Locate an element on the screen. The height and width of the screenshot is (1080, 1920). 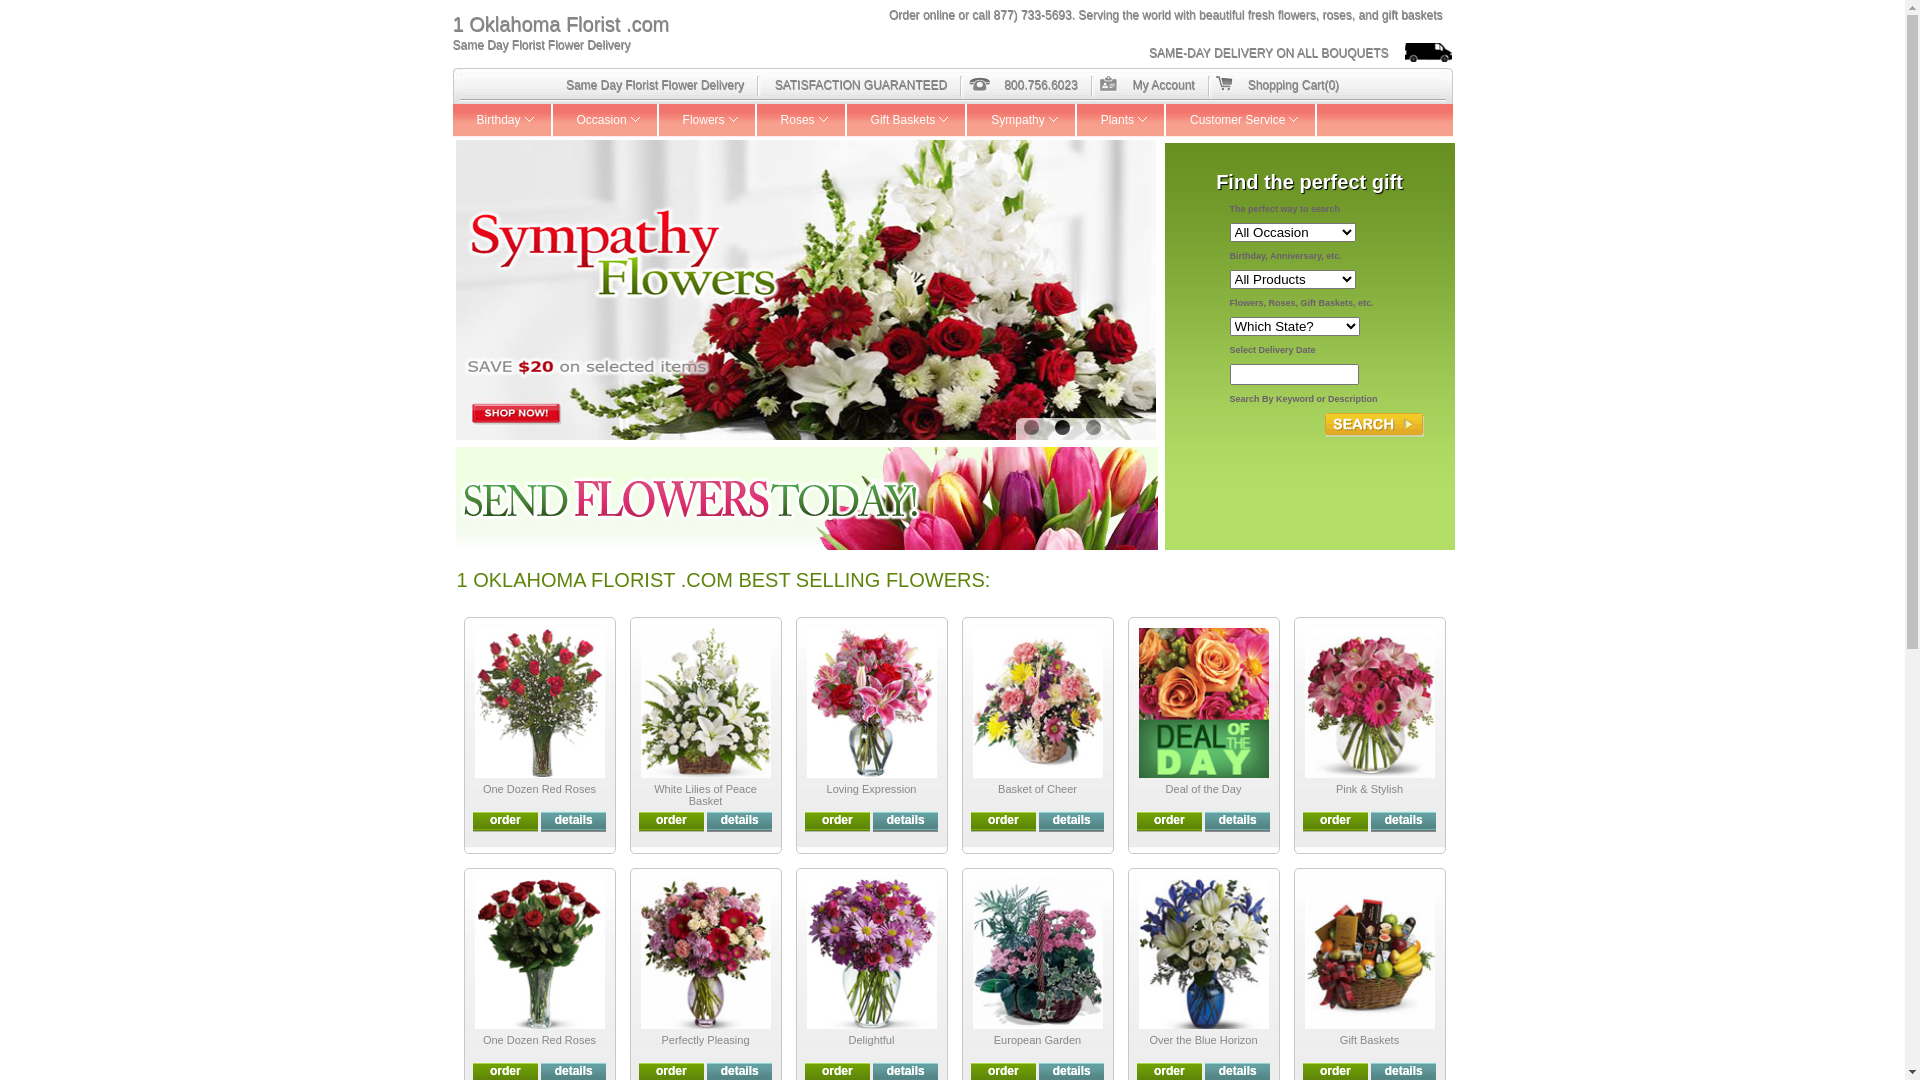
'One Dozen Red Roses' is located at coordinates (539, 1039).